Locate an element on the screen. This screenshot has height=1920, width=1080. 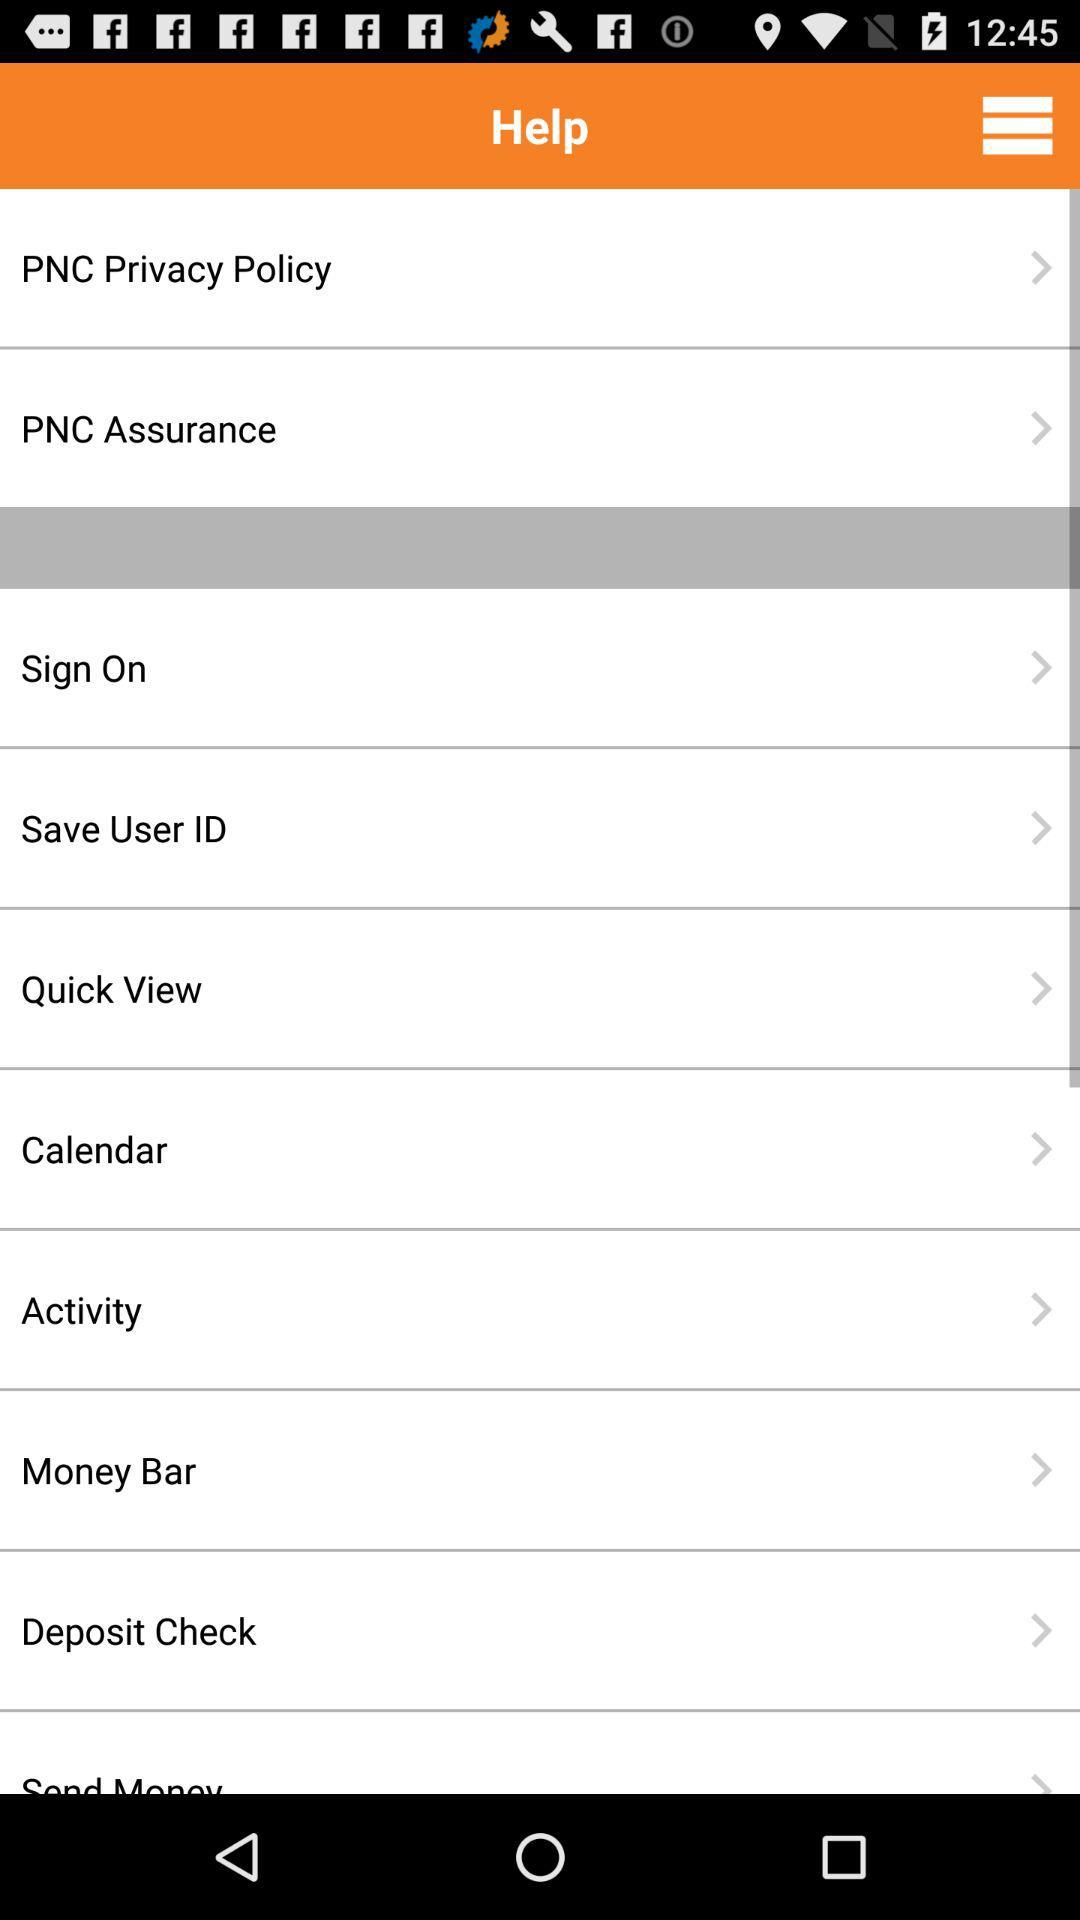
quick view icon is located at coordinates (475, 988).